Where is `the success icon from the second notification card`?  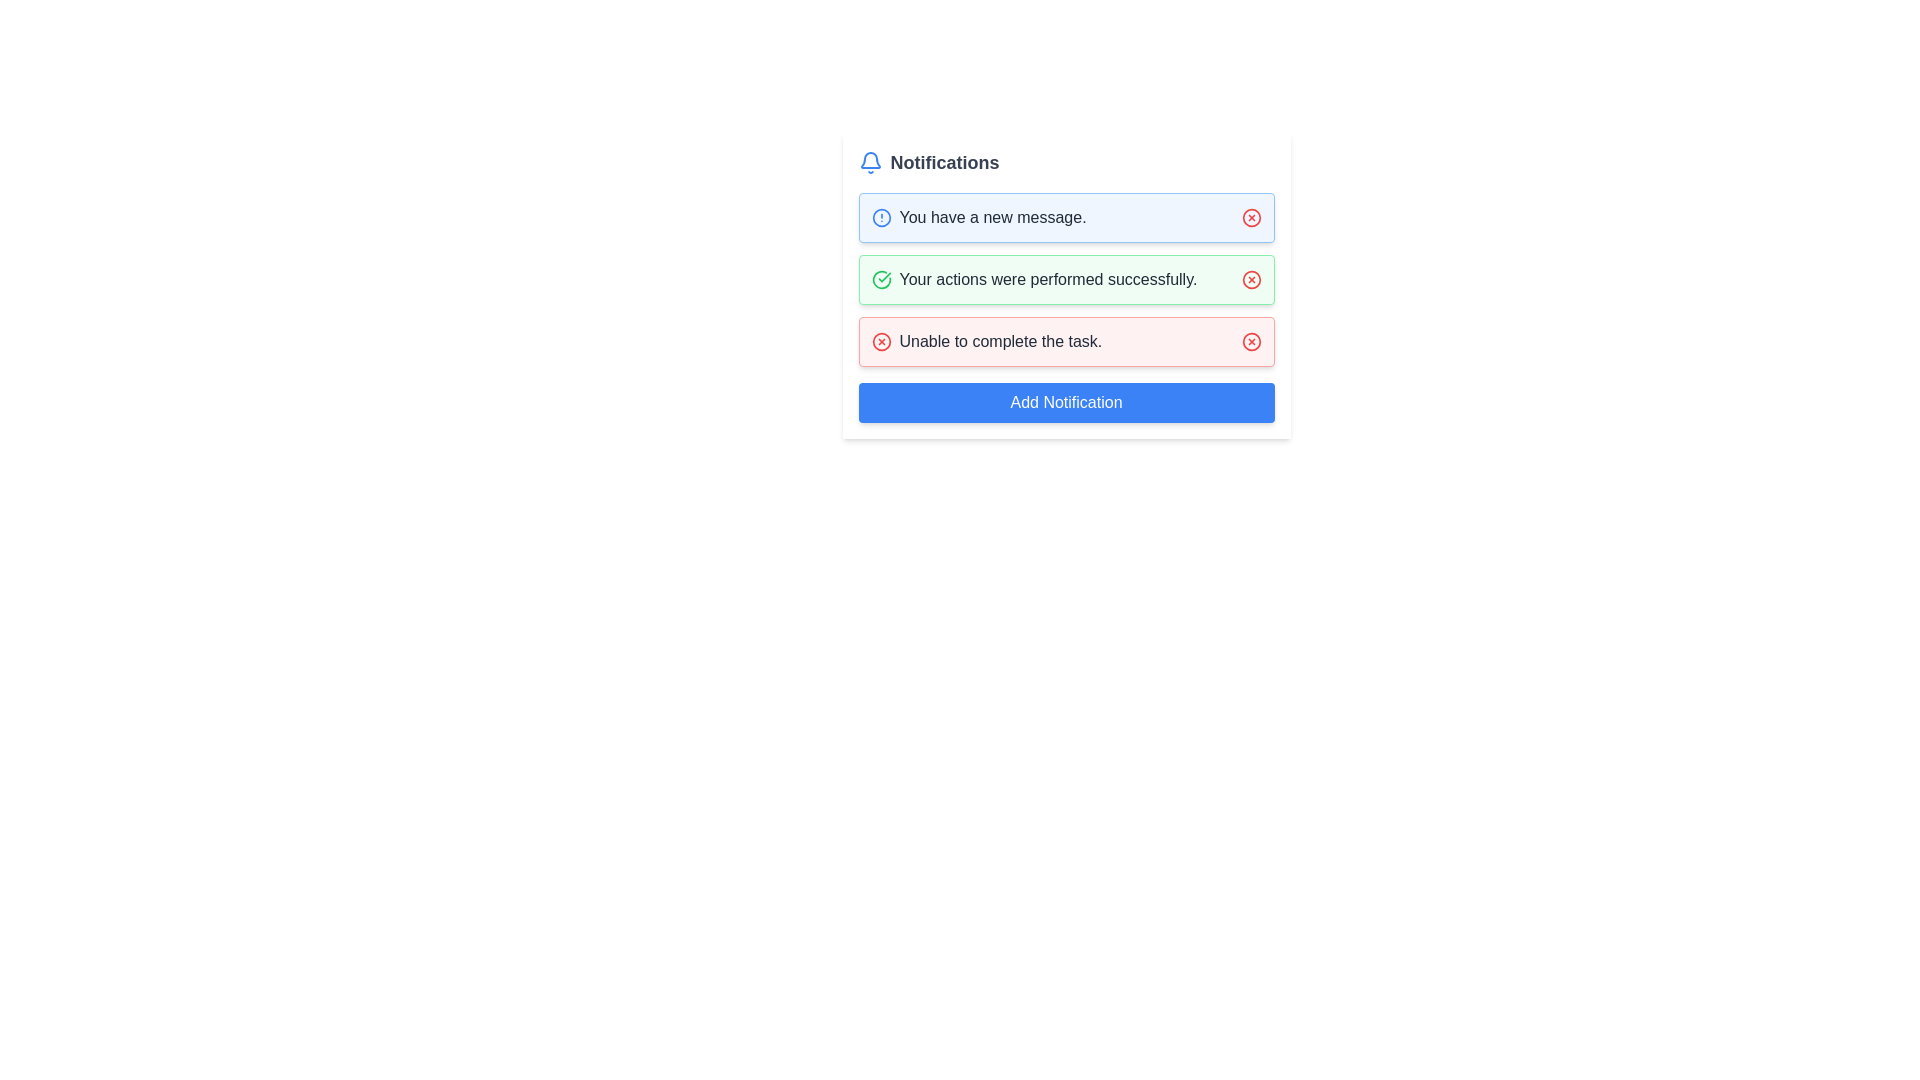
the success icon from the second notification card is located at coordinates (880, 280).